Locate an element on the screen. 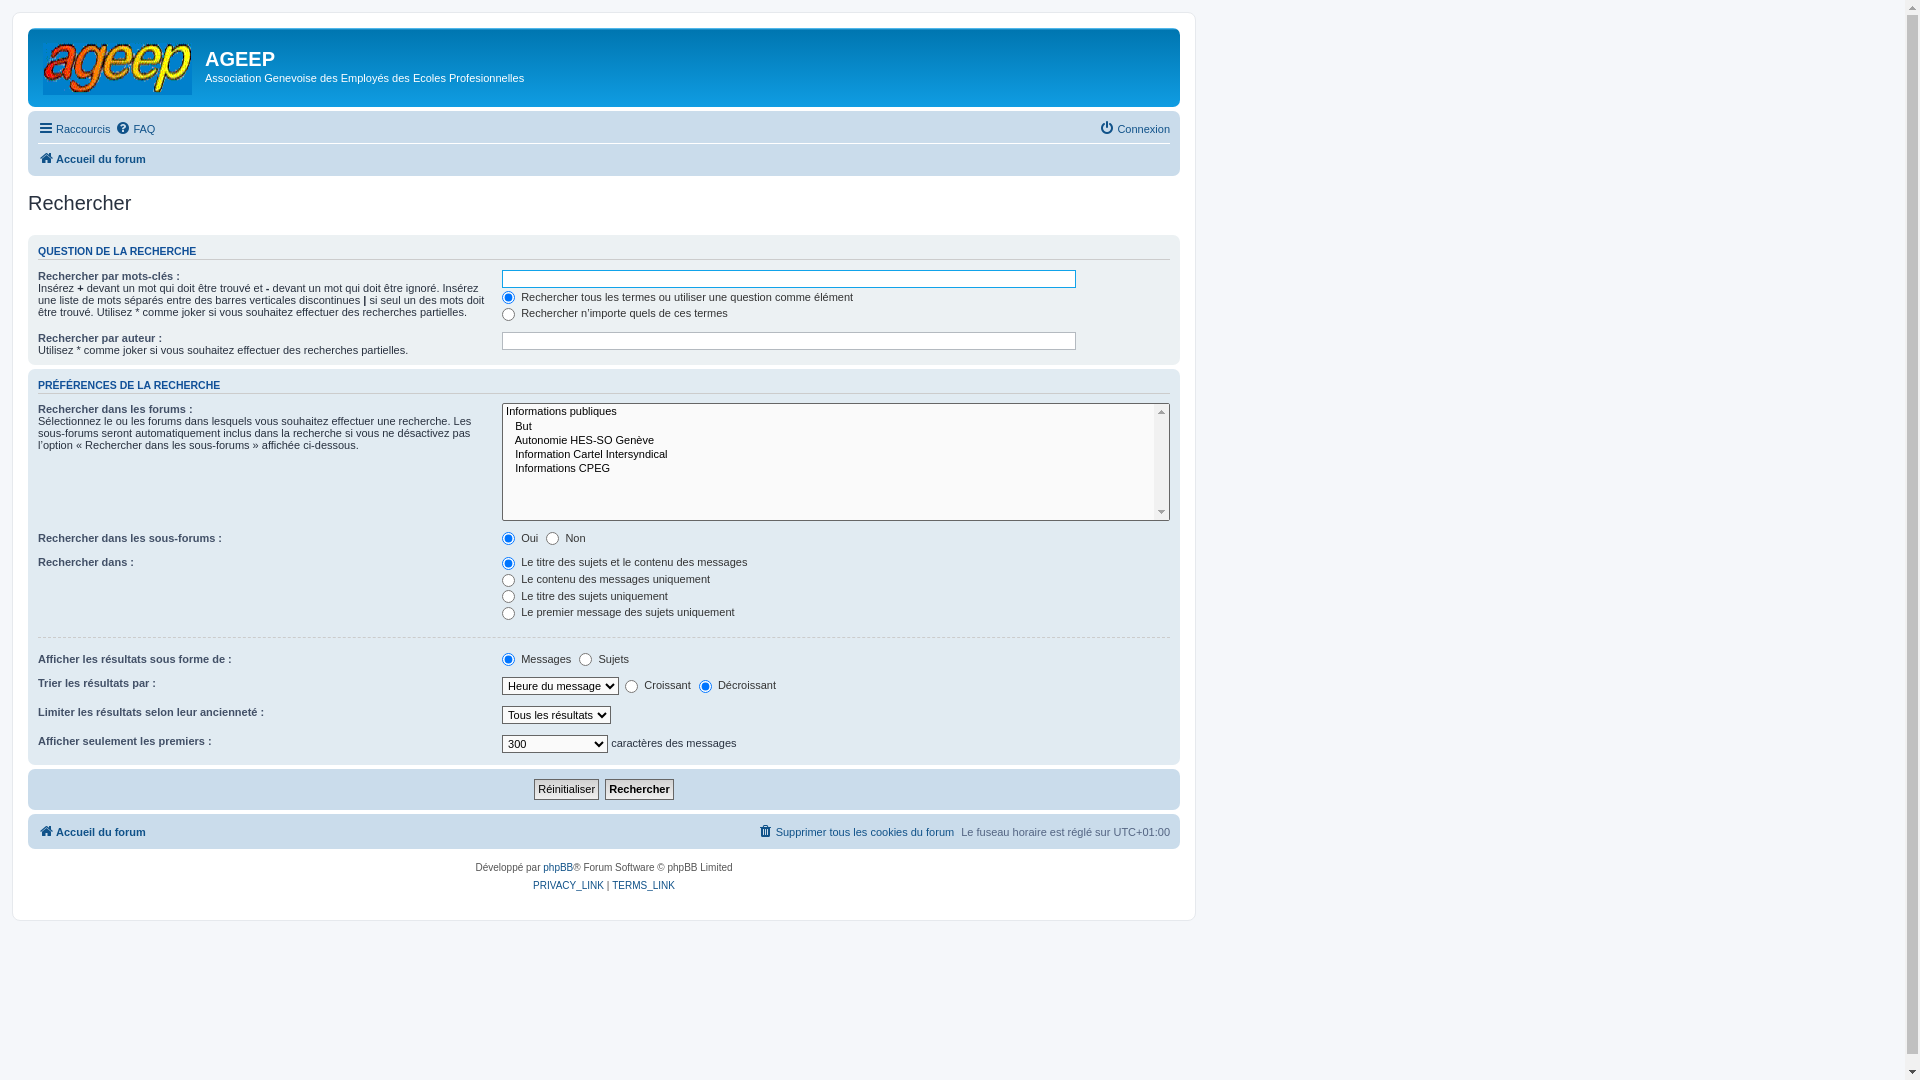  'TERMS_LINK' is located at coordinates (610, 885).